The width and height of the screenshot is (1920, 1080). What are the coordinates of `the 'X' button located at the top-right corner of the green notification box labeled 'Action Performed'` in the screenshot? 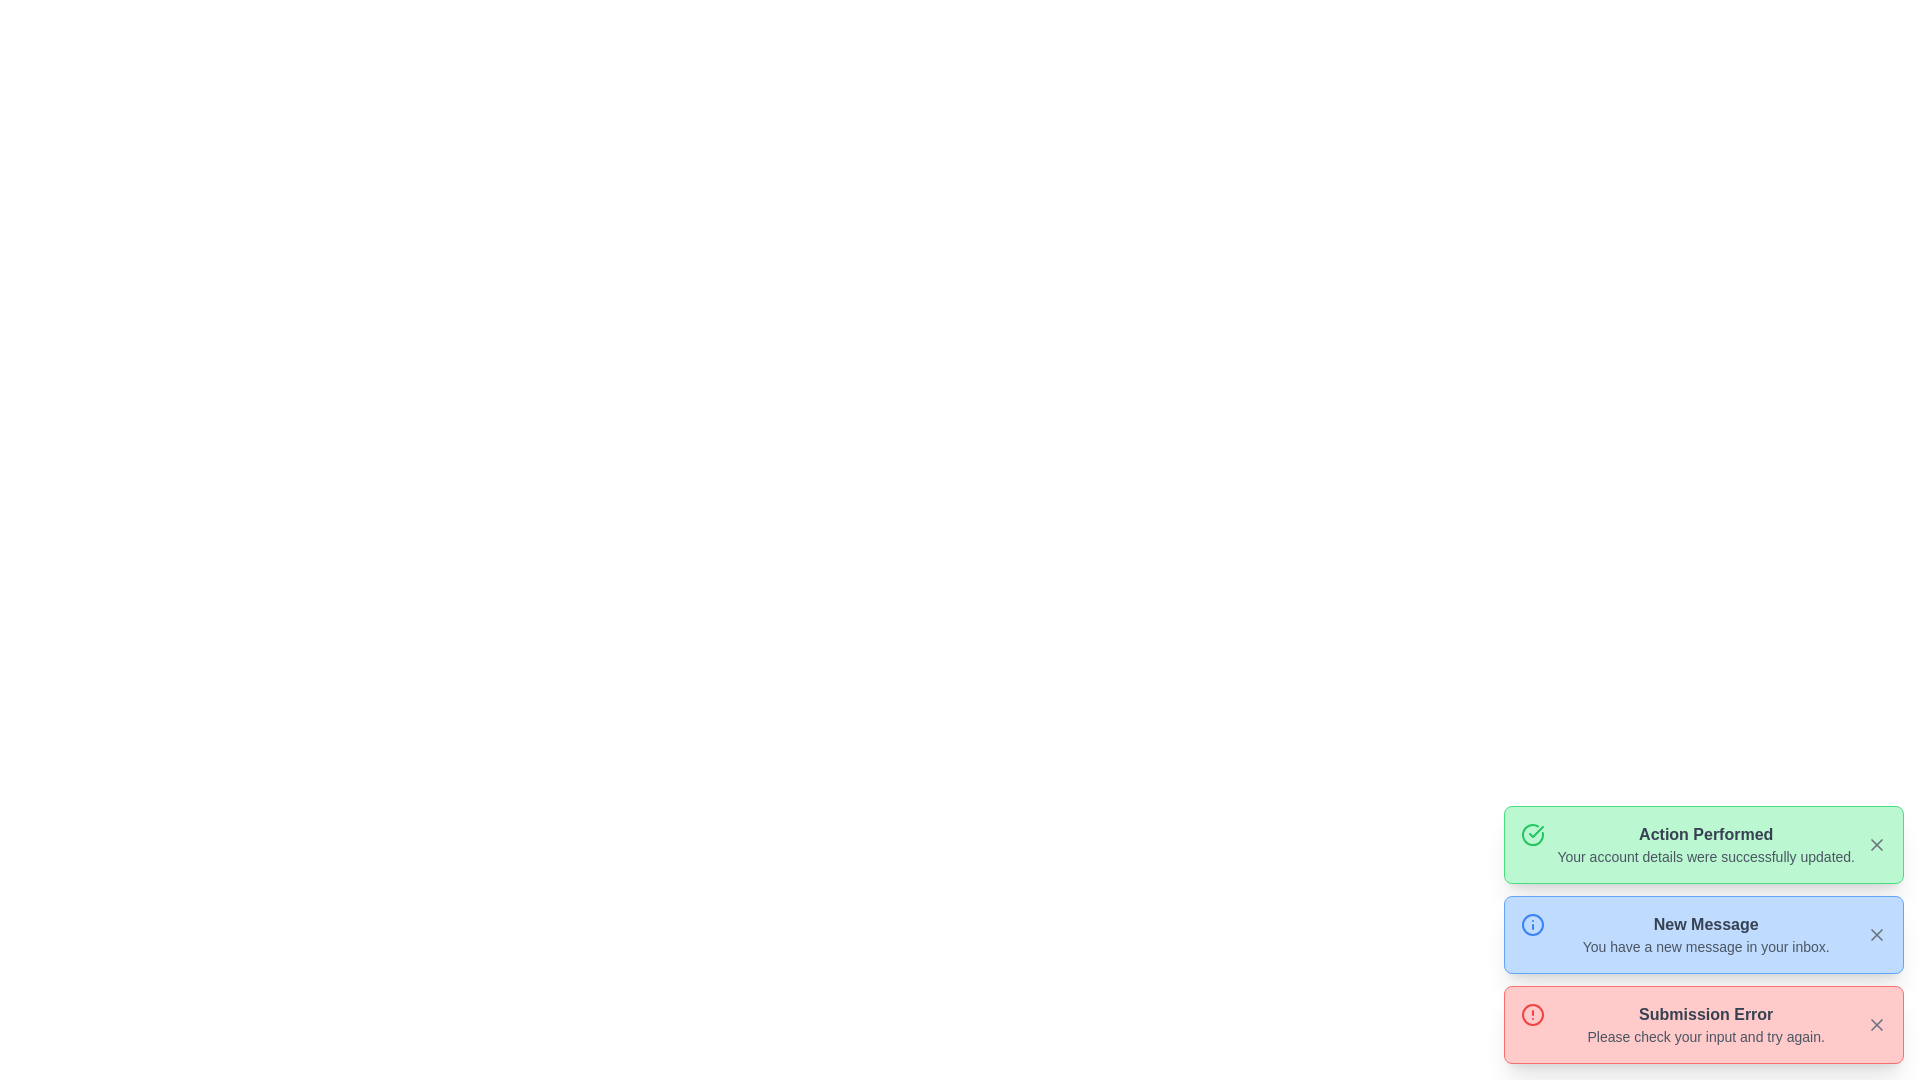 It's located at (1875, 844).